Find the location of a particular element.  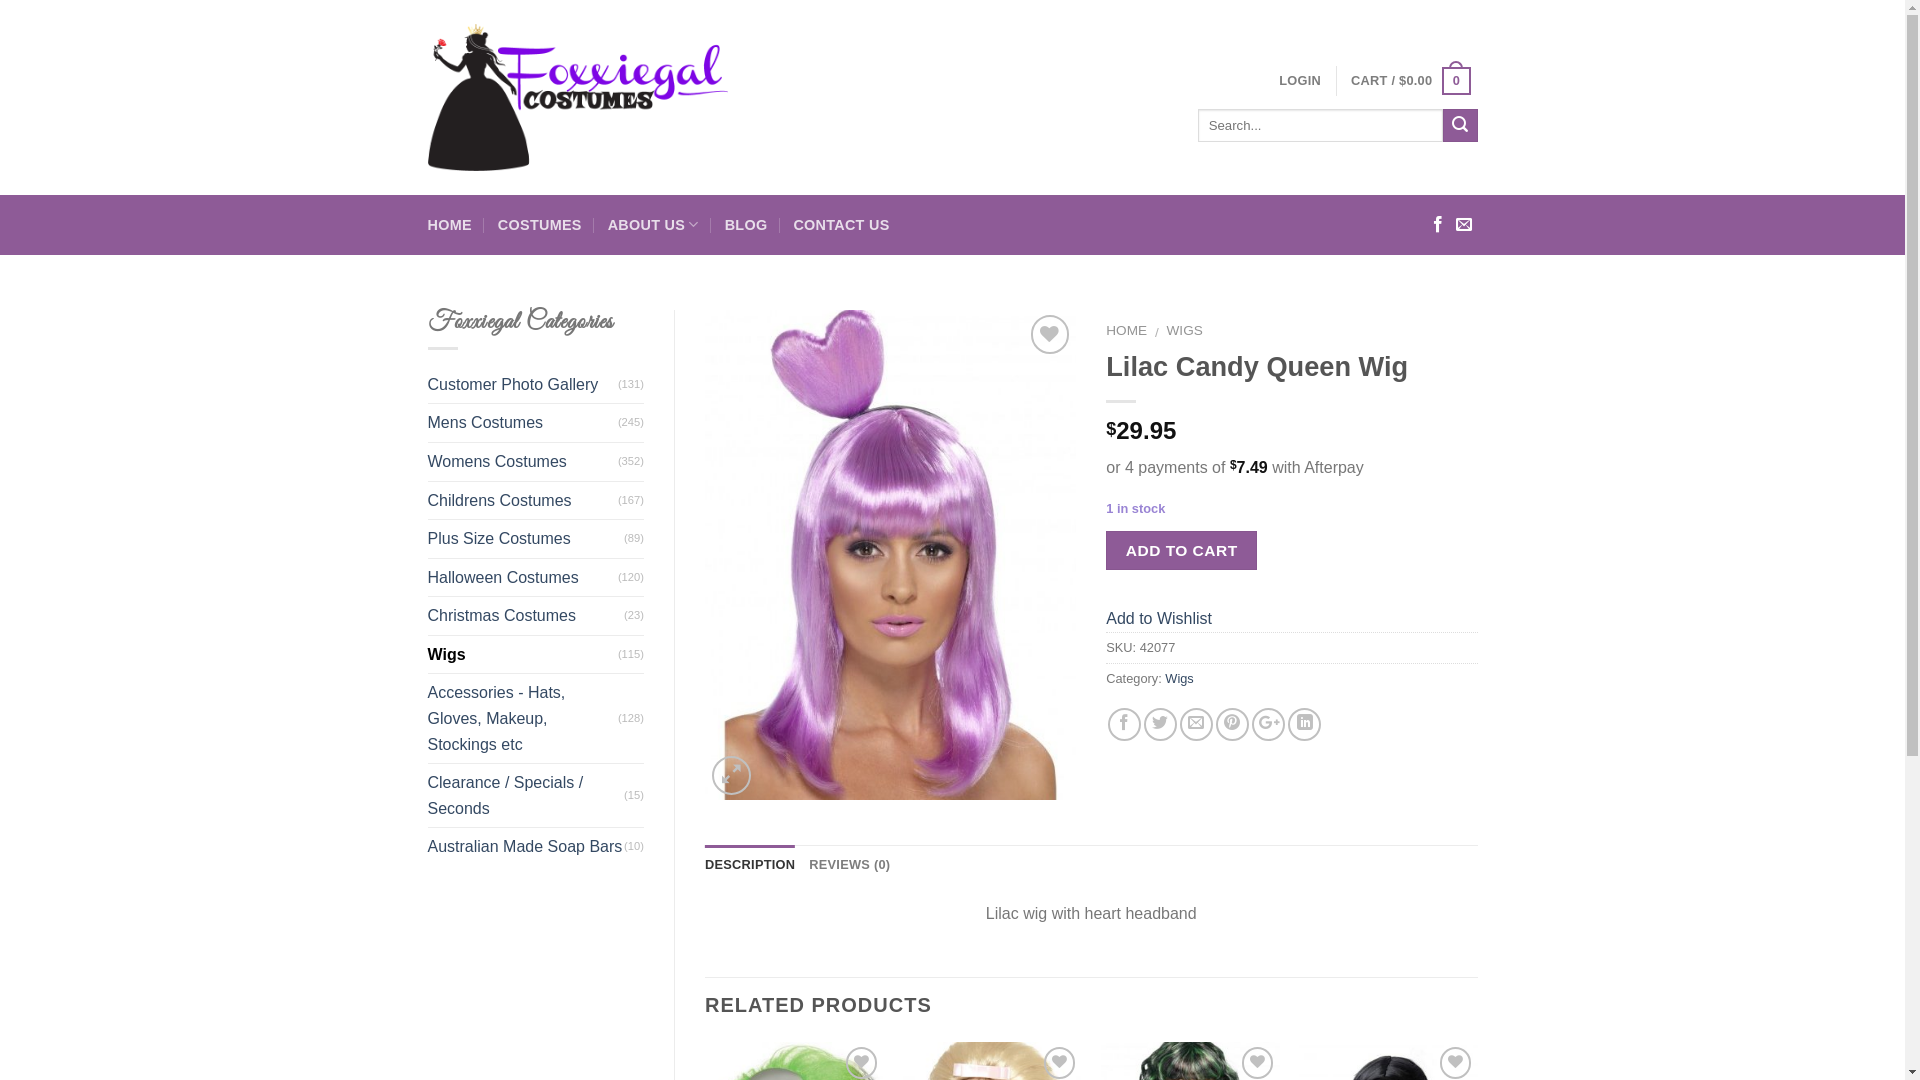

'Australian Made Soap Bars' is located at coordinates (526, 847).